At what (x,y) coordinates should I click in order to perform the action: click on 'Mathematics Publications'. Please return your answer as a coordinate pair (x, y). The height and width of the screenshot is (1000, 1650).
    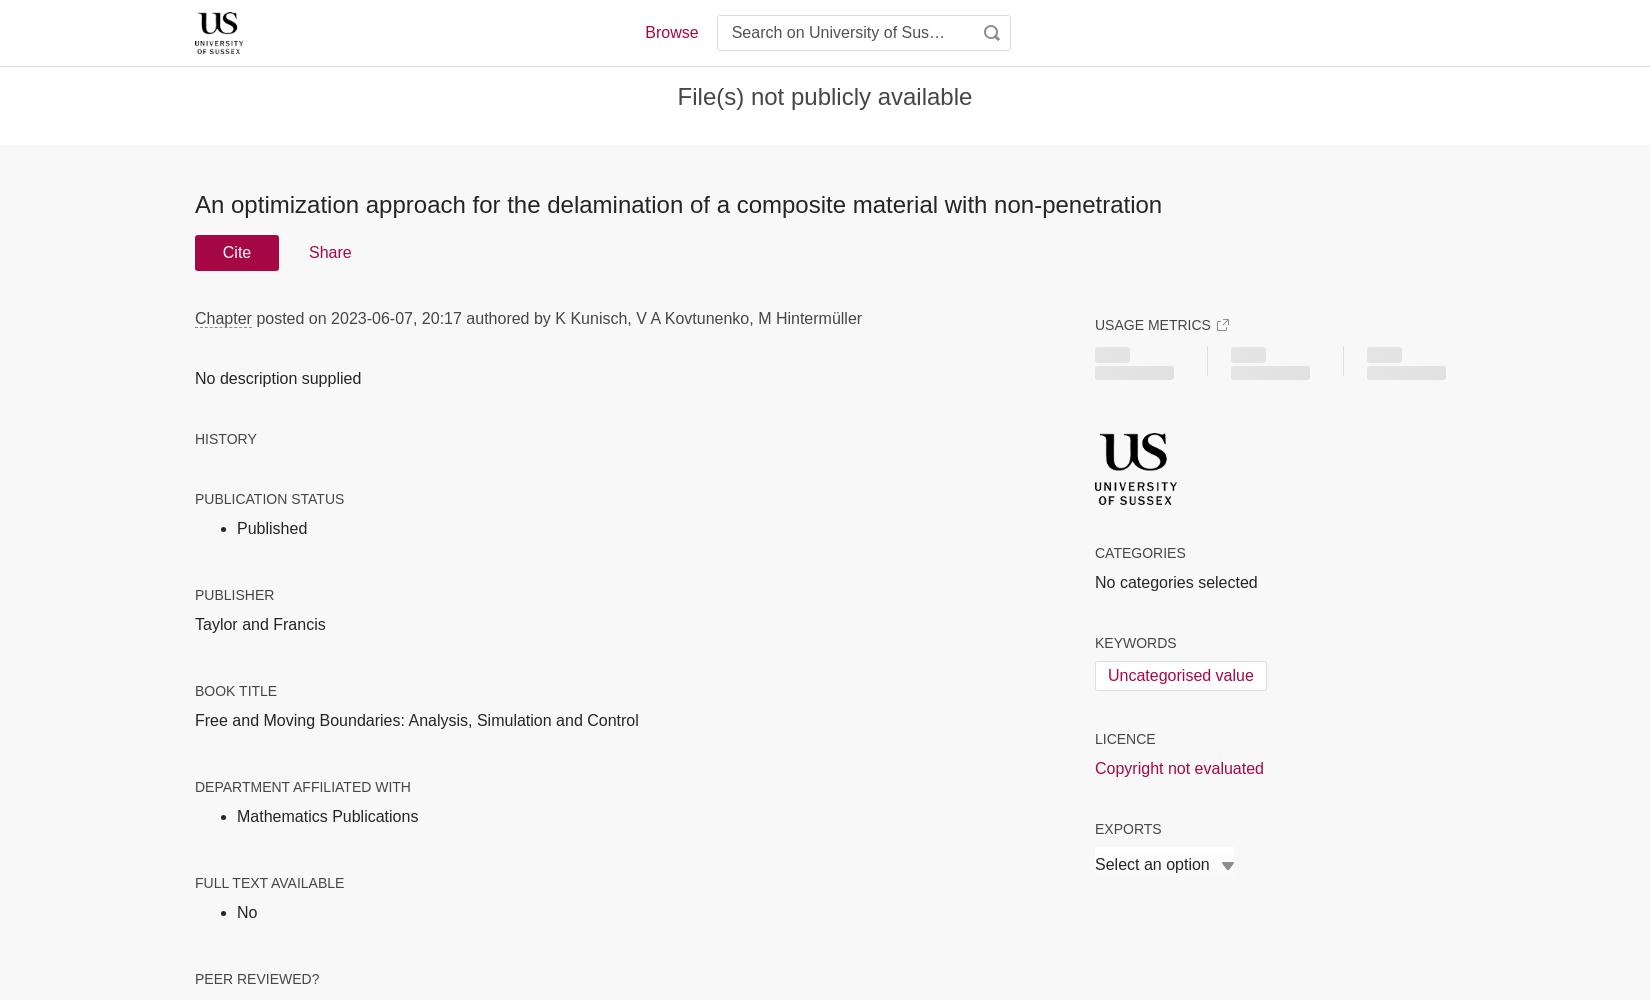
    Looking at the image, I should click on (236, 814).